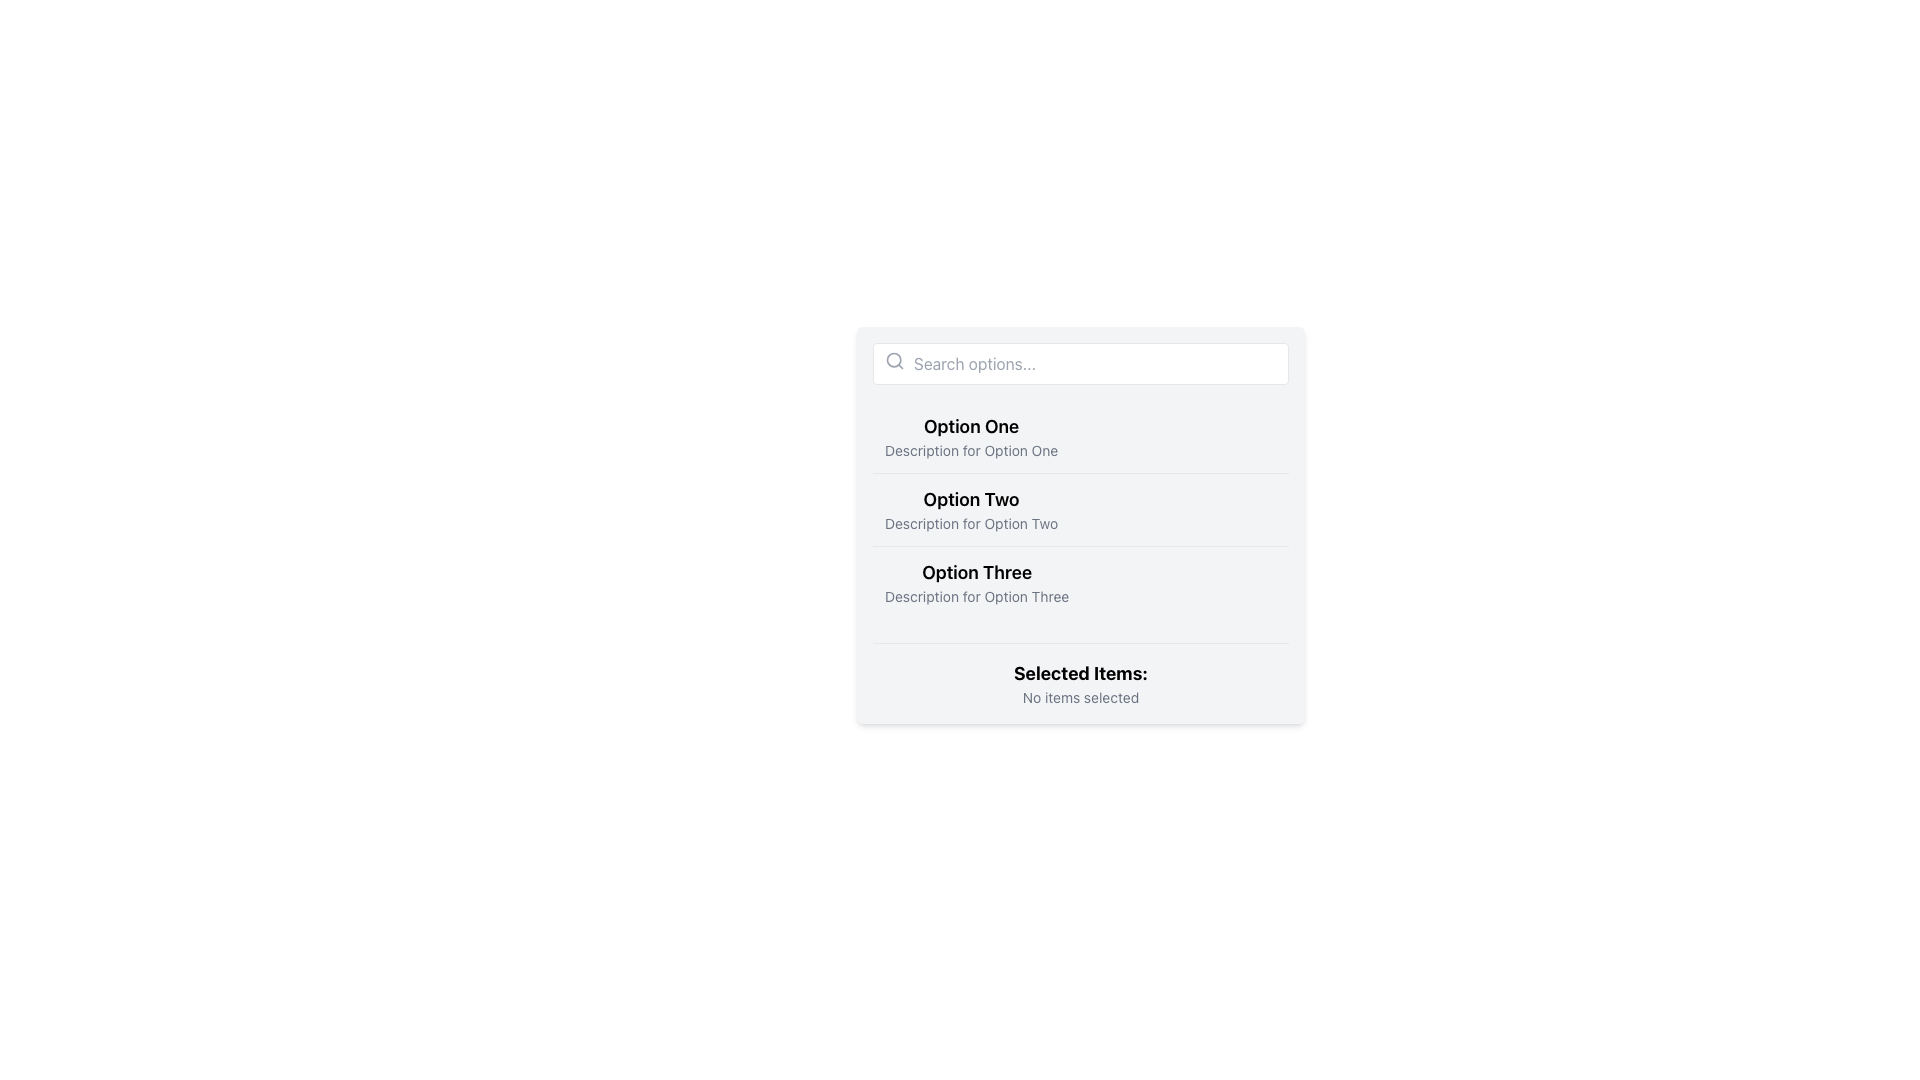  Describe the element at coordinates (893, 361) in the screenshot. I see `the gray magnifying glass icon located at the top-left corner of the search bar to initiate the search` at that location.